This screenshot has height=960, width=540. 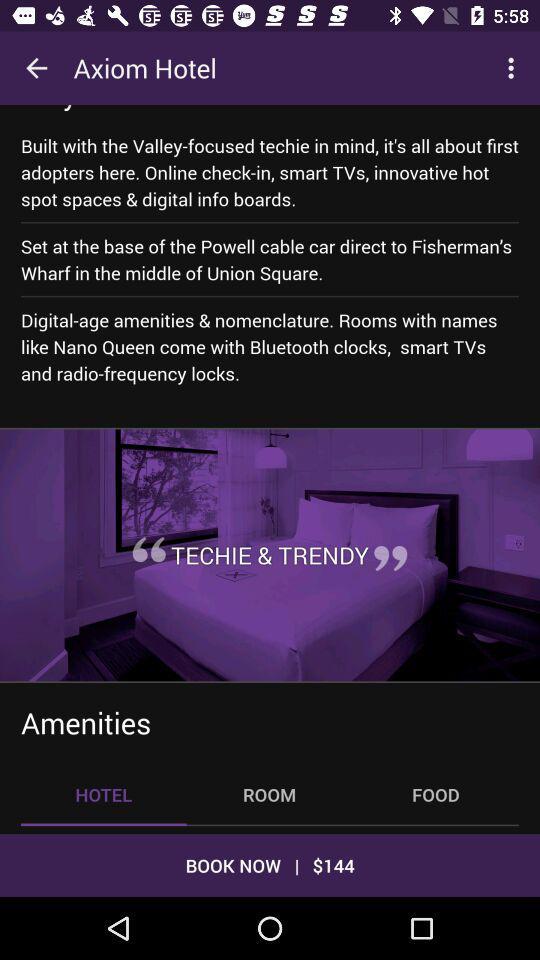 What do you see at coordinates (115, 108) in the screenshot?
I see `why we like item` at bounding box center [115, 108].